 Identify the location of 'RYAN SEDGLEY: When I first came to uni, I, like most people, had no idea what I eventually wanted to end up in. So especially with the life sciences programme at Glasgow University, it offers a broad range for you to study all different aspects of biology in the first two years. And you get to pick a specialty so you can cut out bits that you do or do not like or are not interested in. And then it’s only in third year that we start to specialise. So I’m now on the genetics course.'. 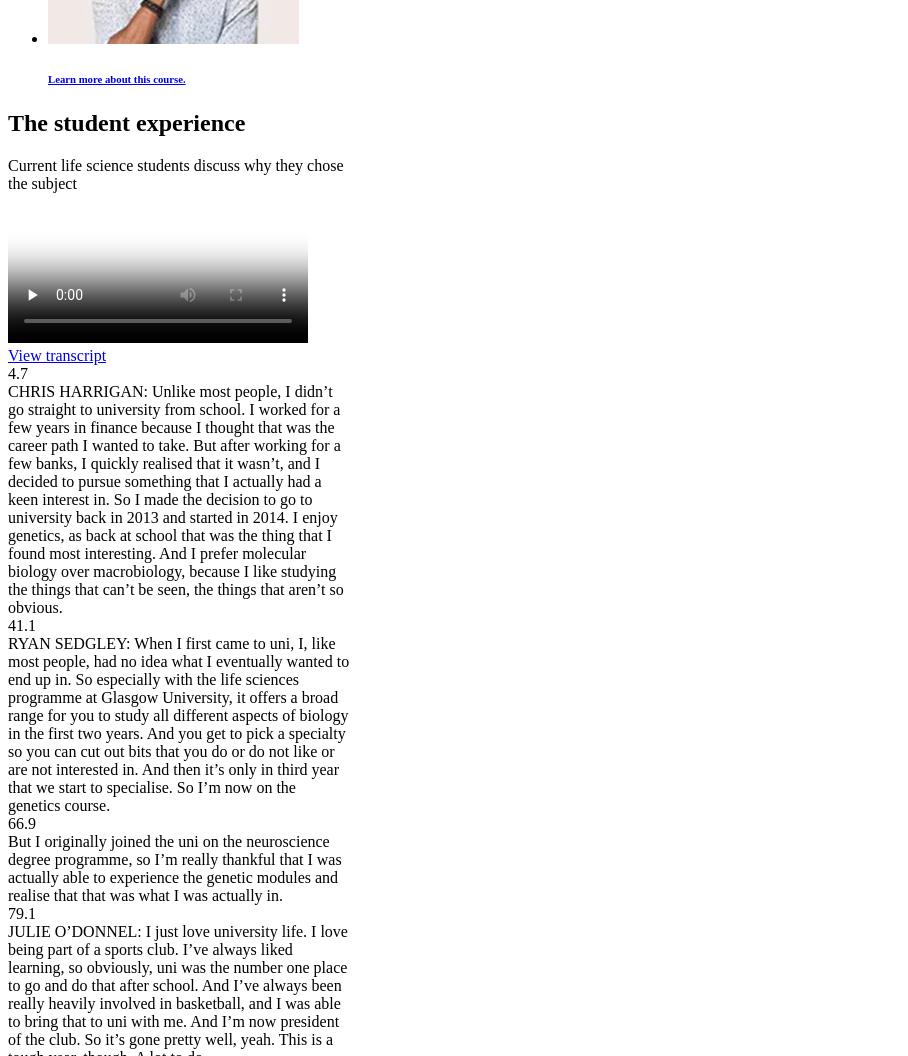
(177, 724).